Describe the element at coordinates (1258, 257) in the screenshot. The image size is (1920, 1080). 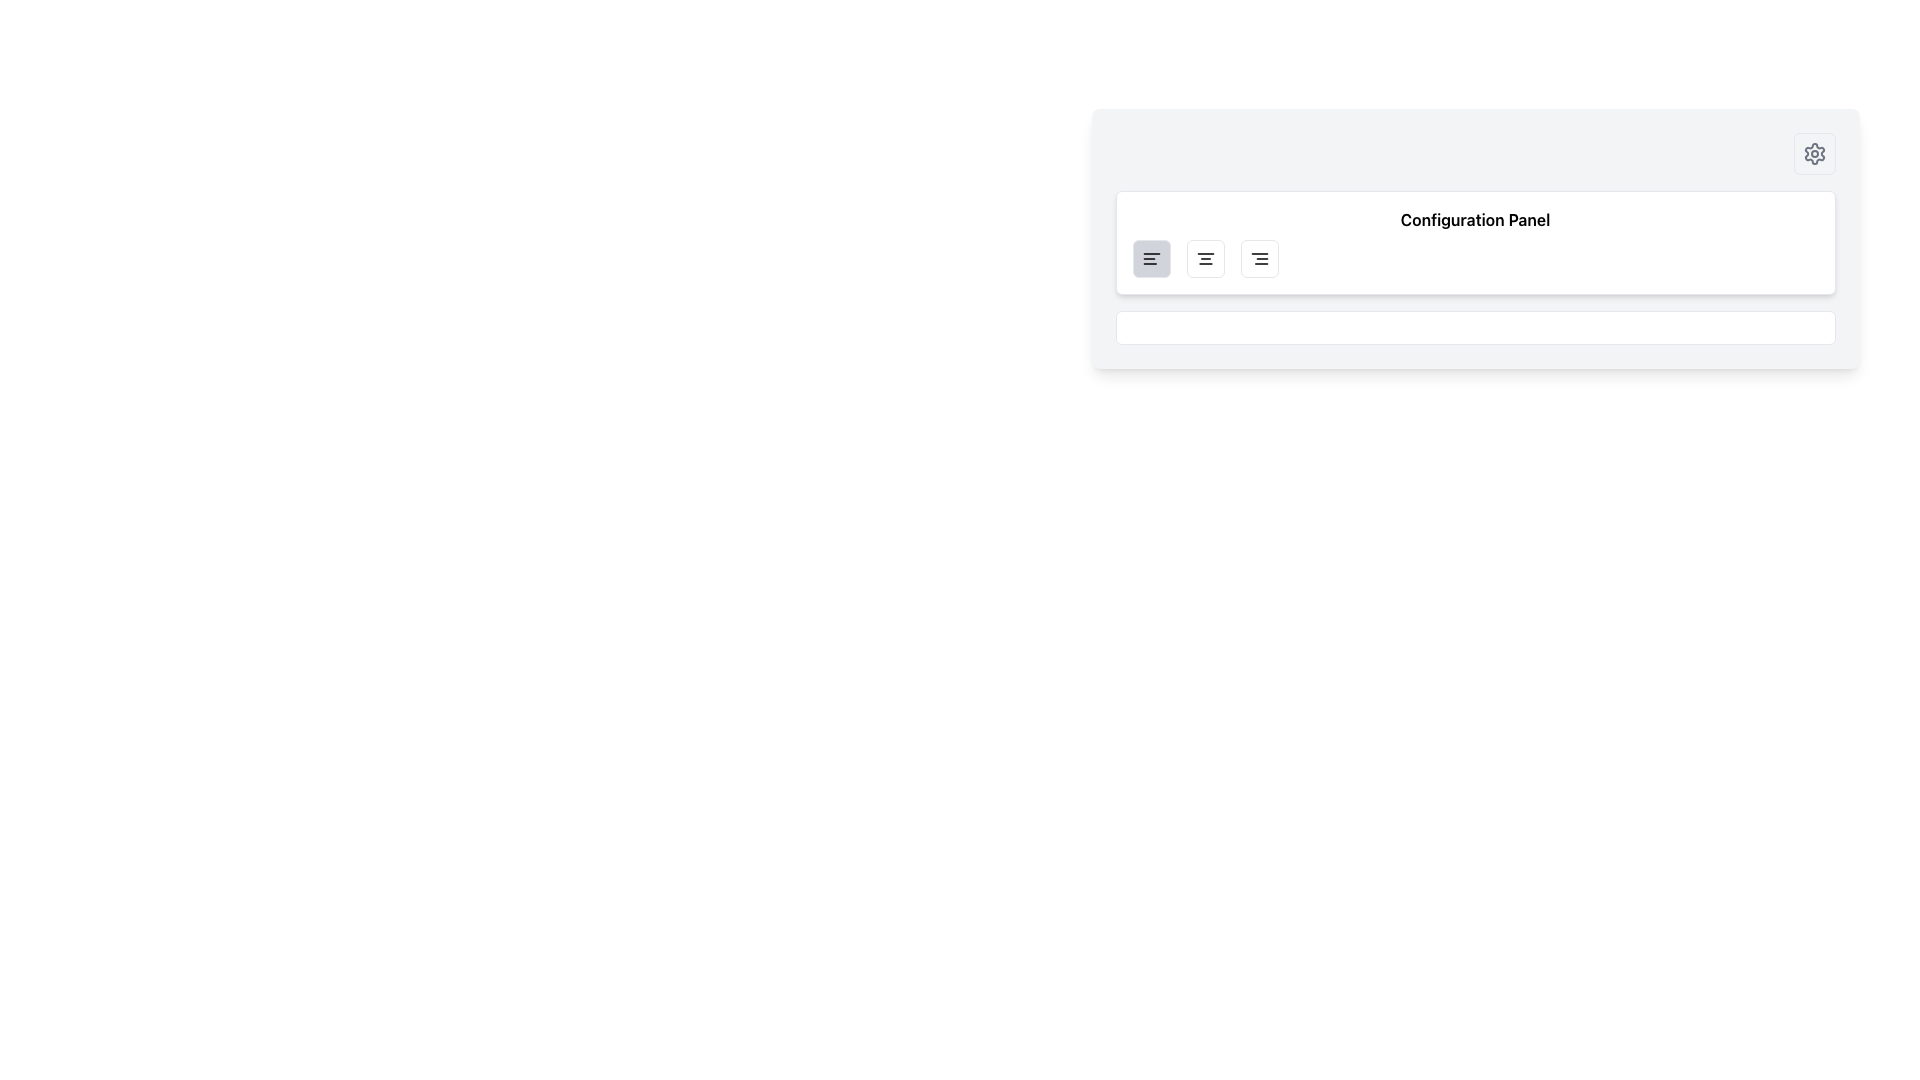
I see `the third button from the left within the row of alignment buttons in the top-left section of the interface to adjust the alignment of the content to the right side` at that location.